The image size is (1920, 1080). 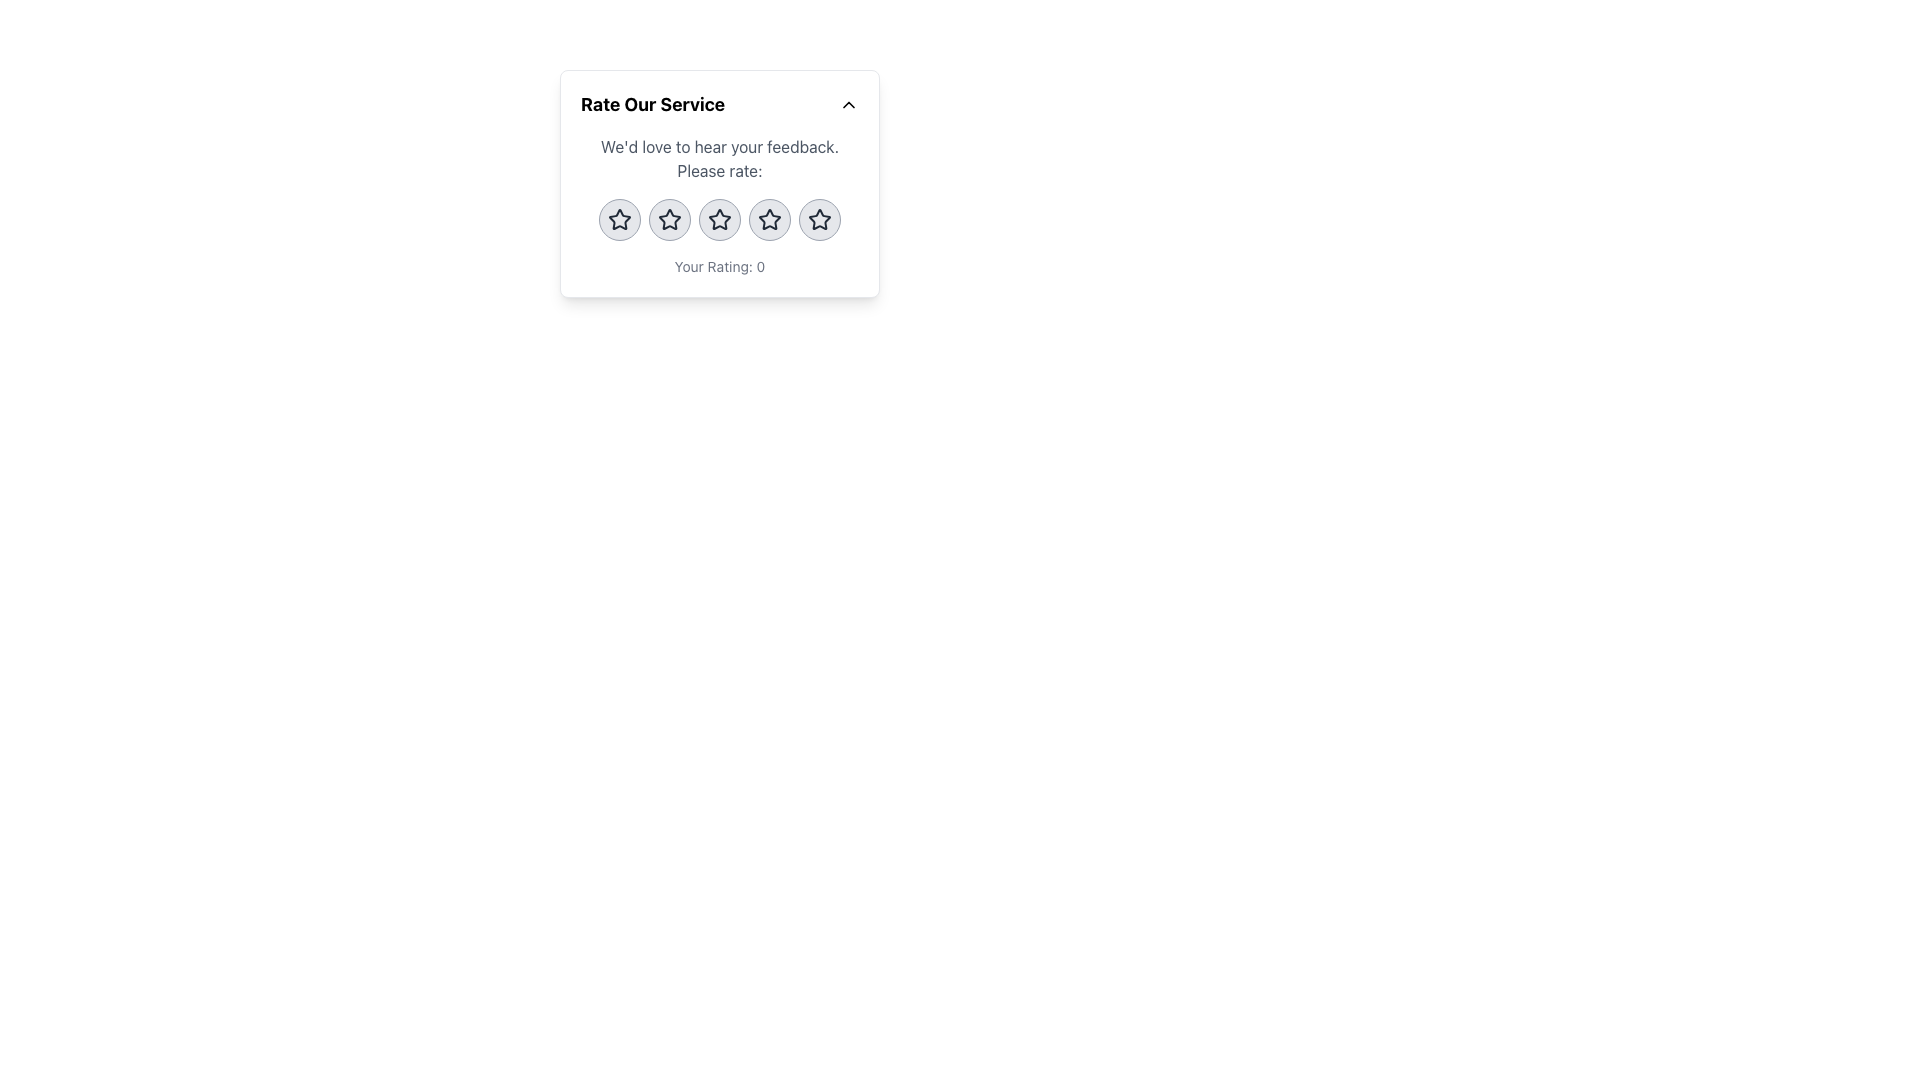 I want to click on the third star icon in the rating component, so click(x=720, y=219).